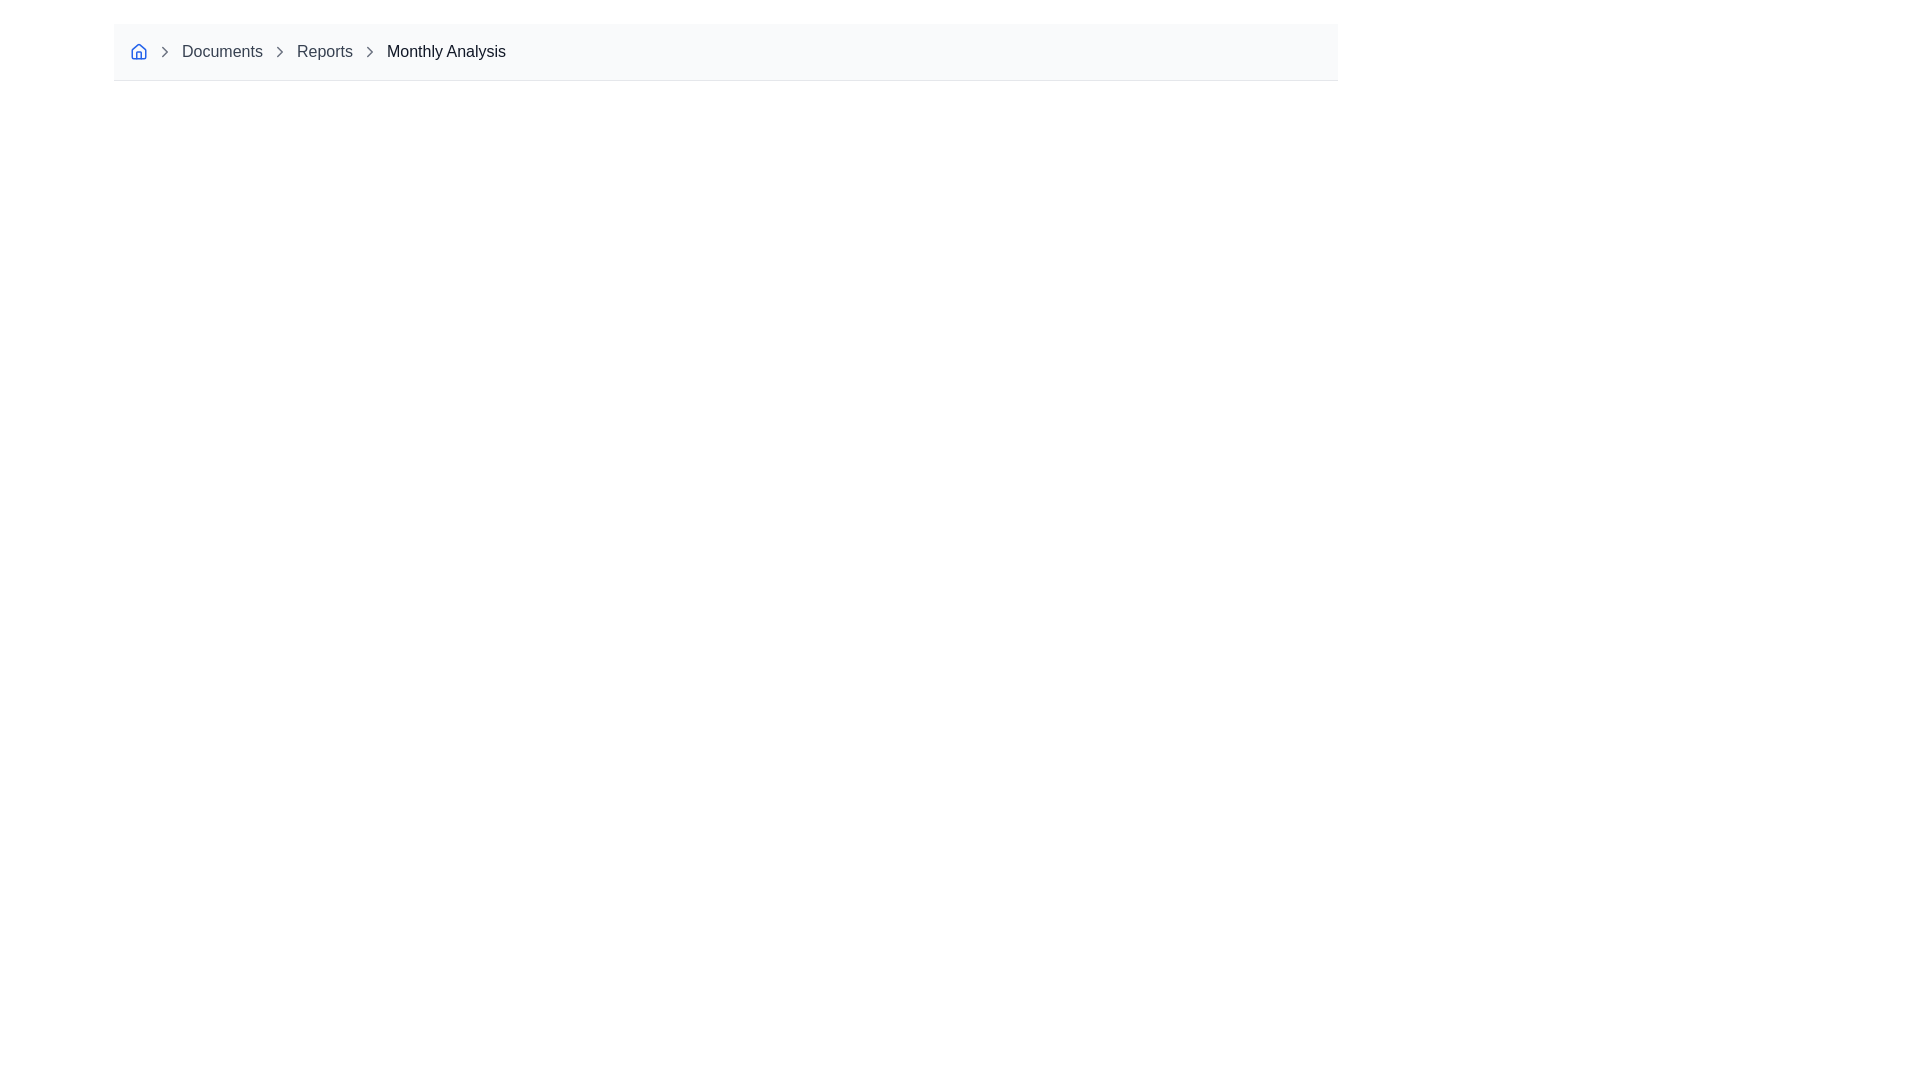 This screenshot has height=1080, width=1920. Describe the element at coordinates (278, 50) in the screenshot. I see `the small right-pointing chevron icon that visually separates the 'Documents' and 'Reports' breadcrumb items in the upper-middle section of the page` at that location.